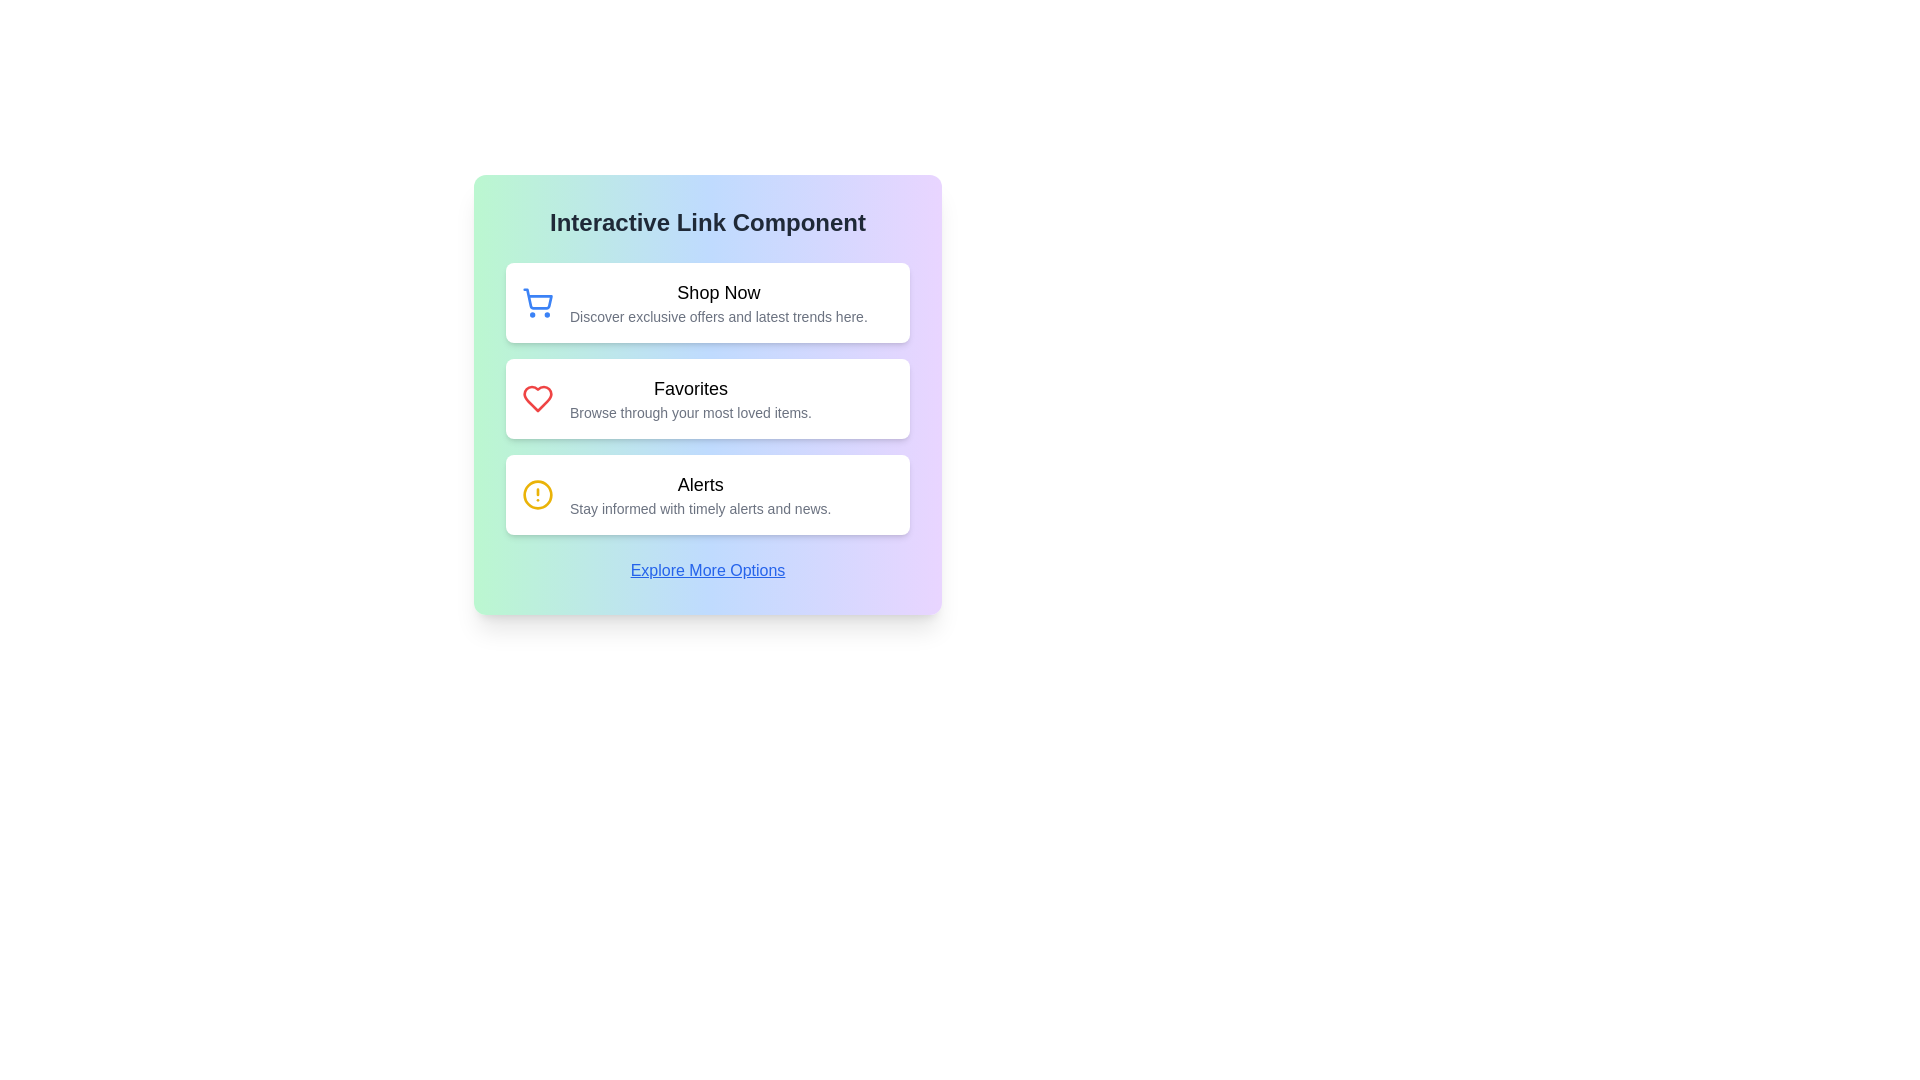 The height and width of the screenshot is (1080, 1920). What do you see at coordinates (707, 570) in the screenshot?
I see `the hyperlink located at the bottom-center of the 'Interactive Link Component' card to change its color` at bounding box center [707, 570].